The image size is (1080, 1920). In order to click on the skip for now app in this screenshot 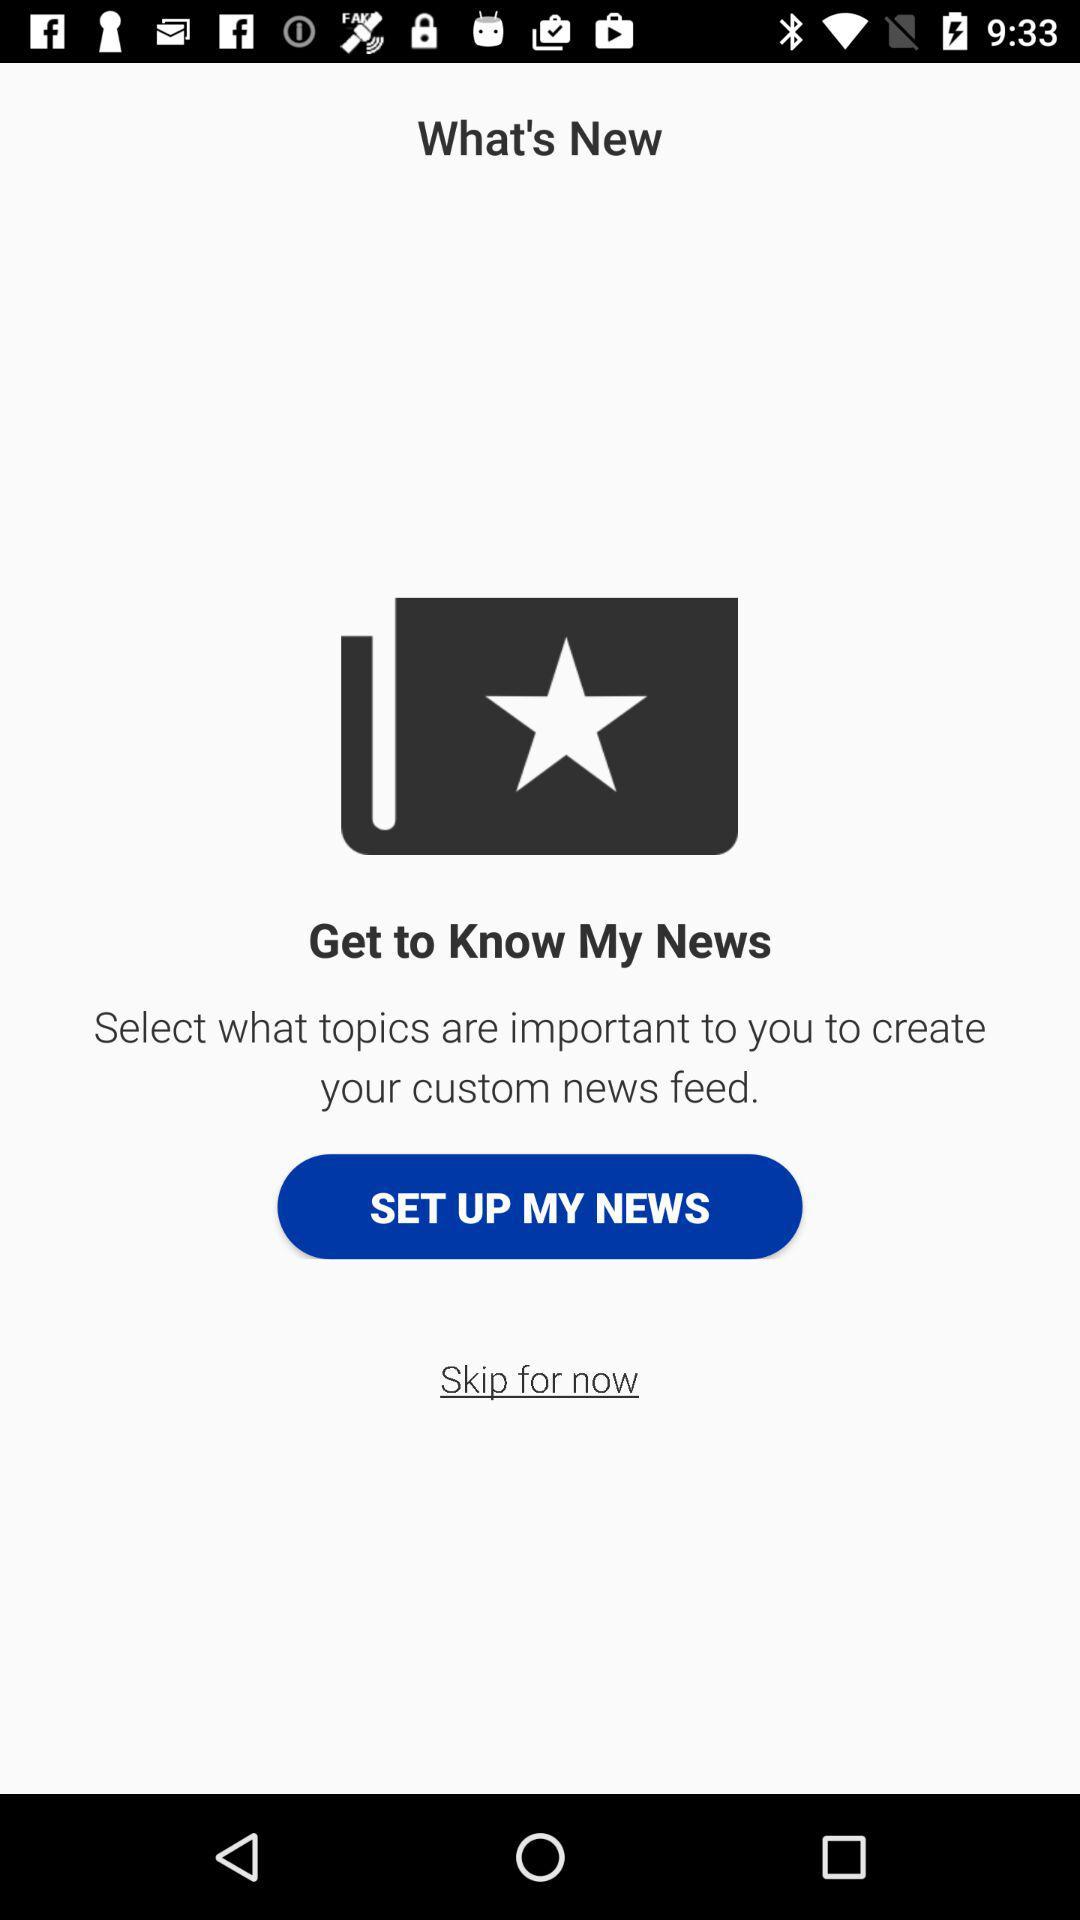, I will do `click(538, 1377)`.